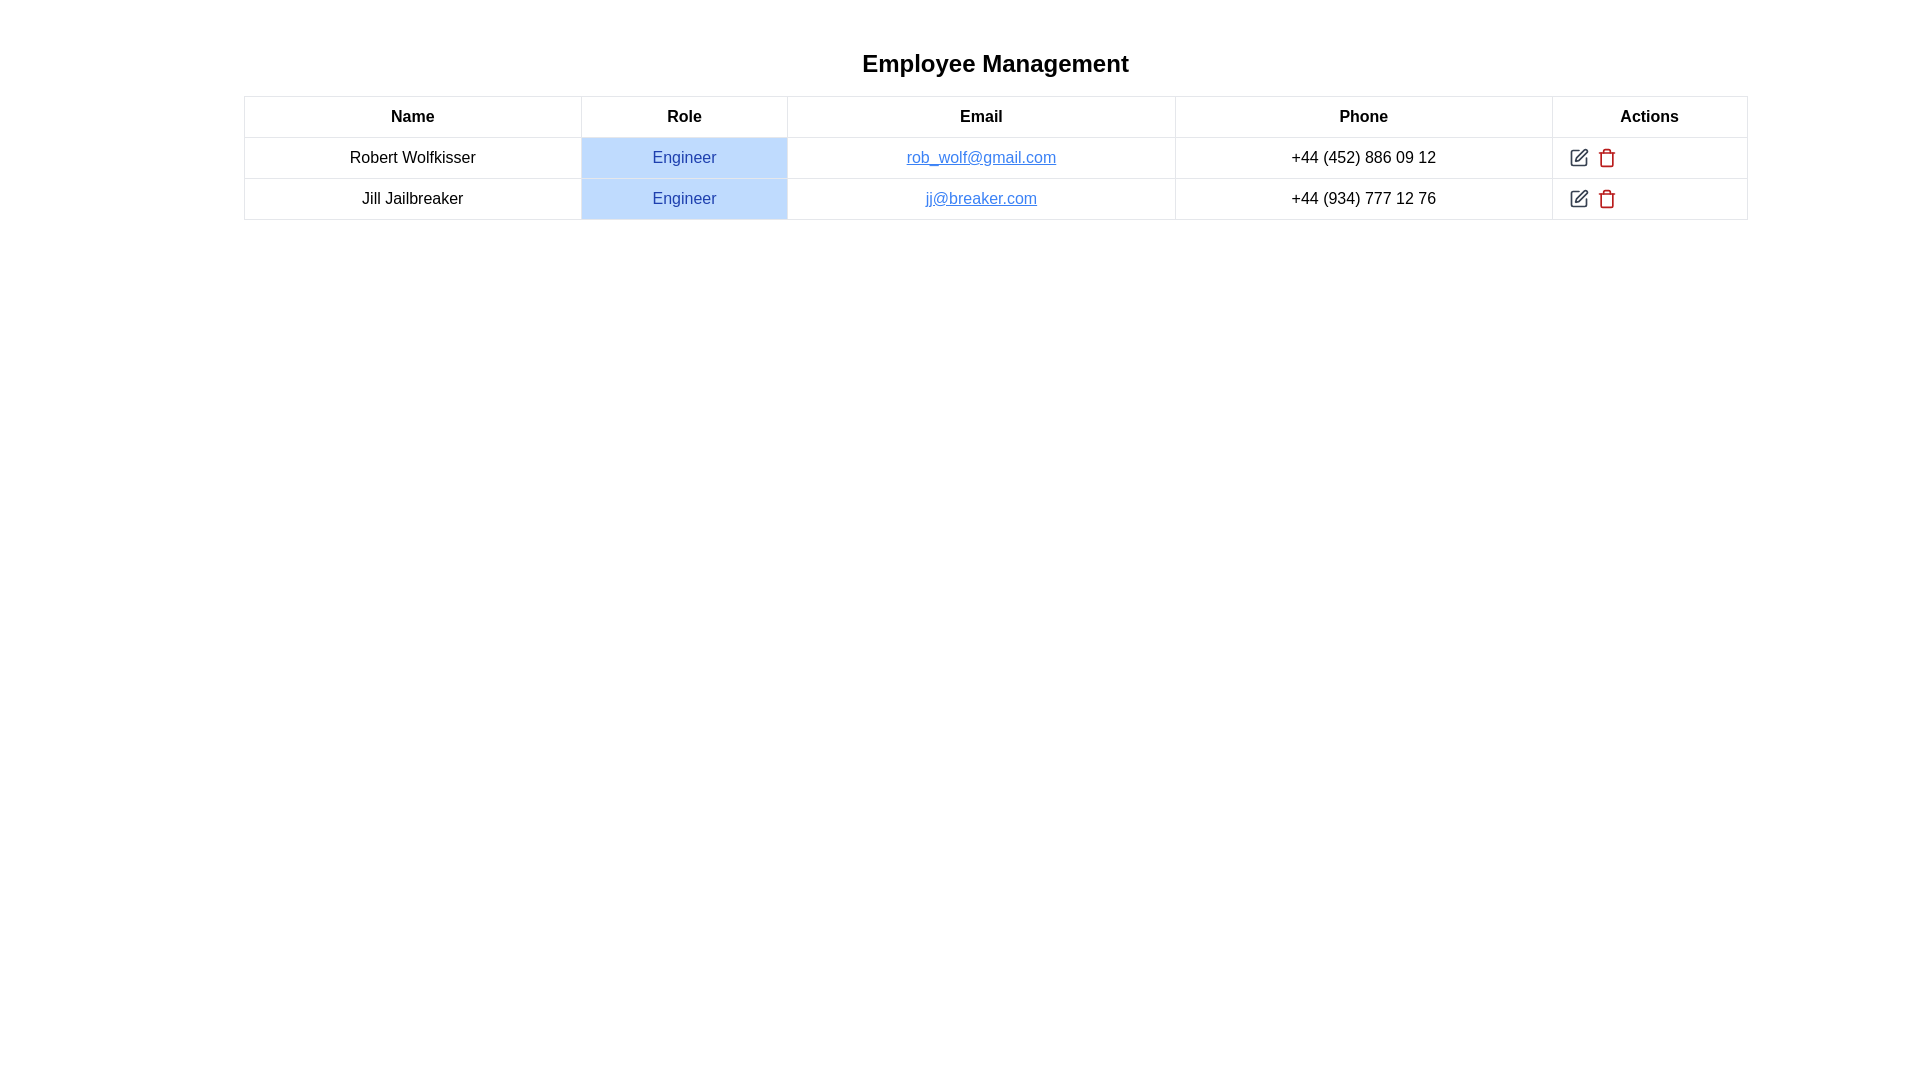  What do you see at coordinates (981, 116) in the screenshot?
I see `the Table Header Cell labeled 'Email', which is the third column in the header row of the table, prominently styled and aligned with other header cells` at bounding box center [981, 116].